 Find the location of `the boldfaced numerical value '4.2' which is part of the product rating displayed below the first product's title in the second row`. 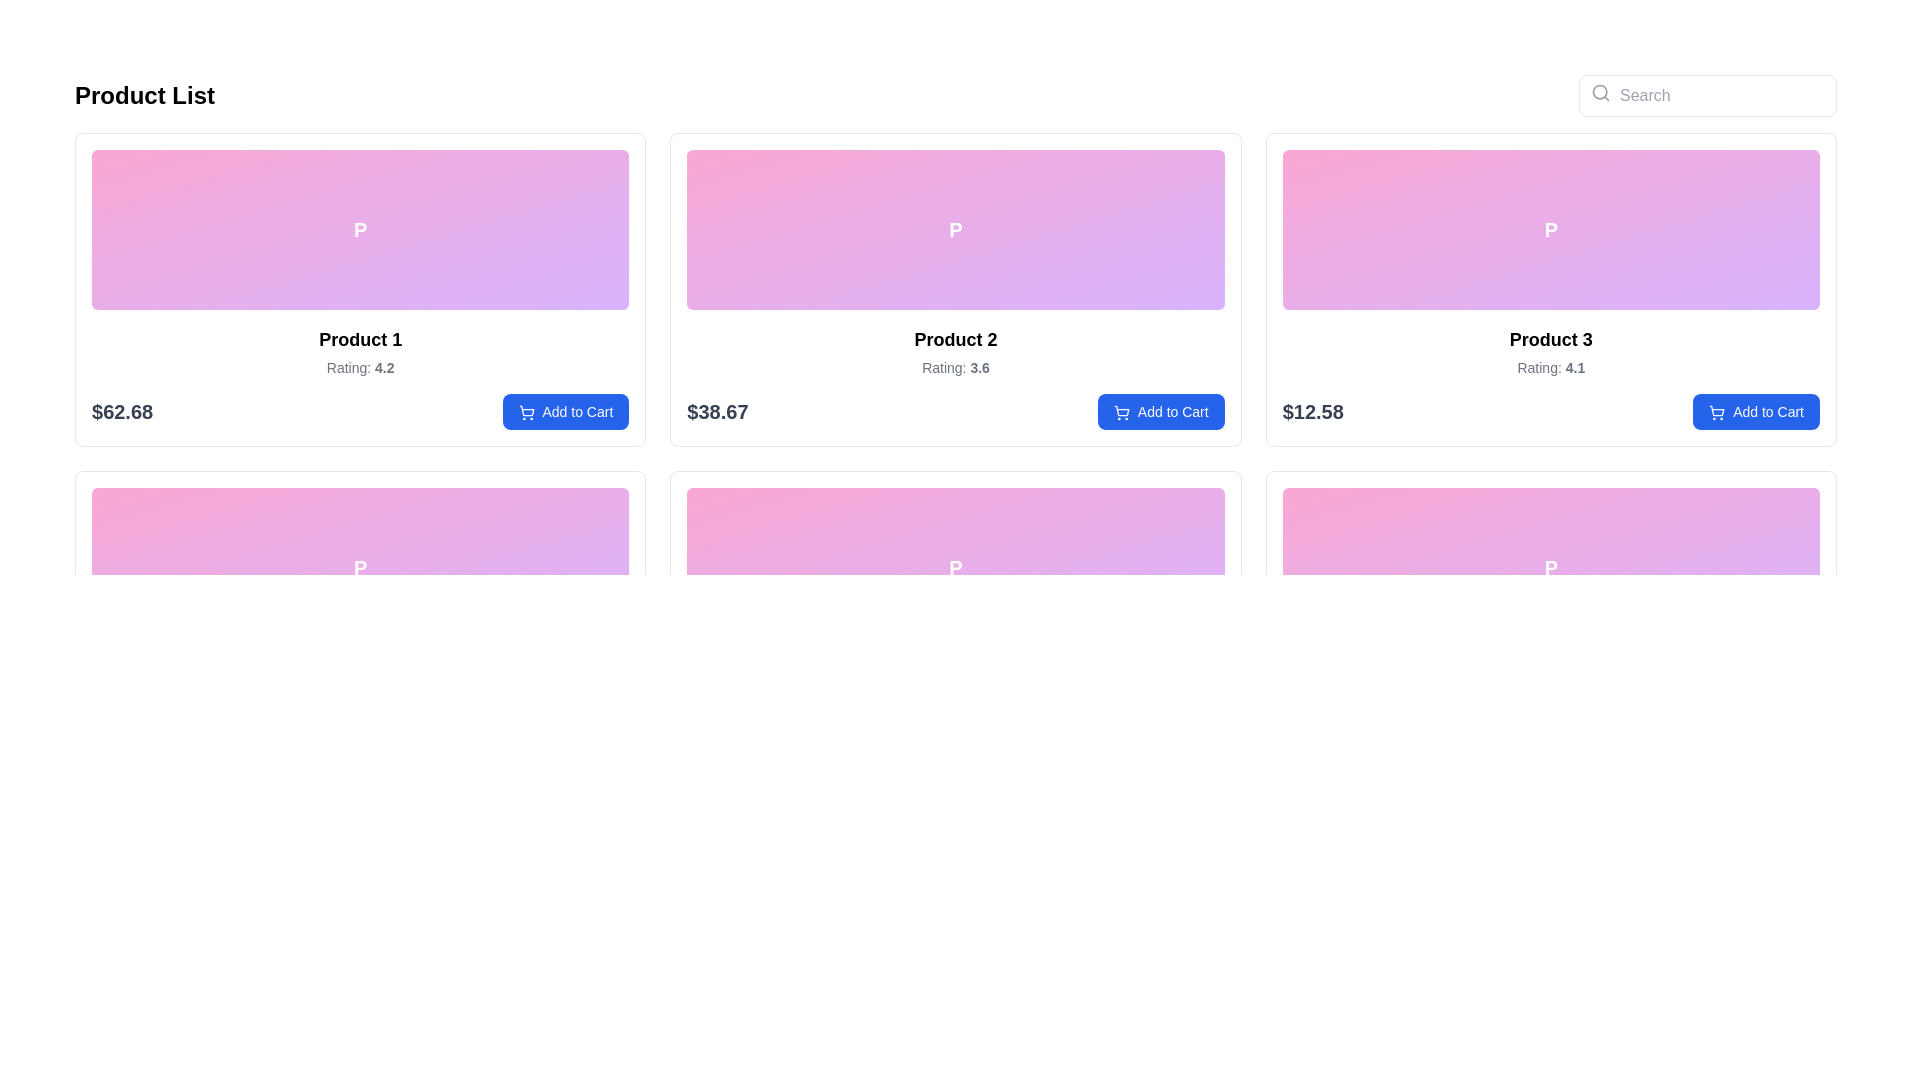

the boldfaced numerical value '4.2' which is part of the product rating displayed below the first product's title in the second row is located at coordinates (384, 1043).